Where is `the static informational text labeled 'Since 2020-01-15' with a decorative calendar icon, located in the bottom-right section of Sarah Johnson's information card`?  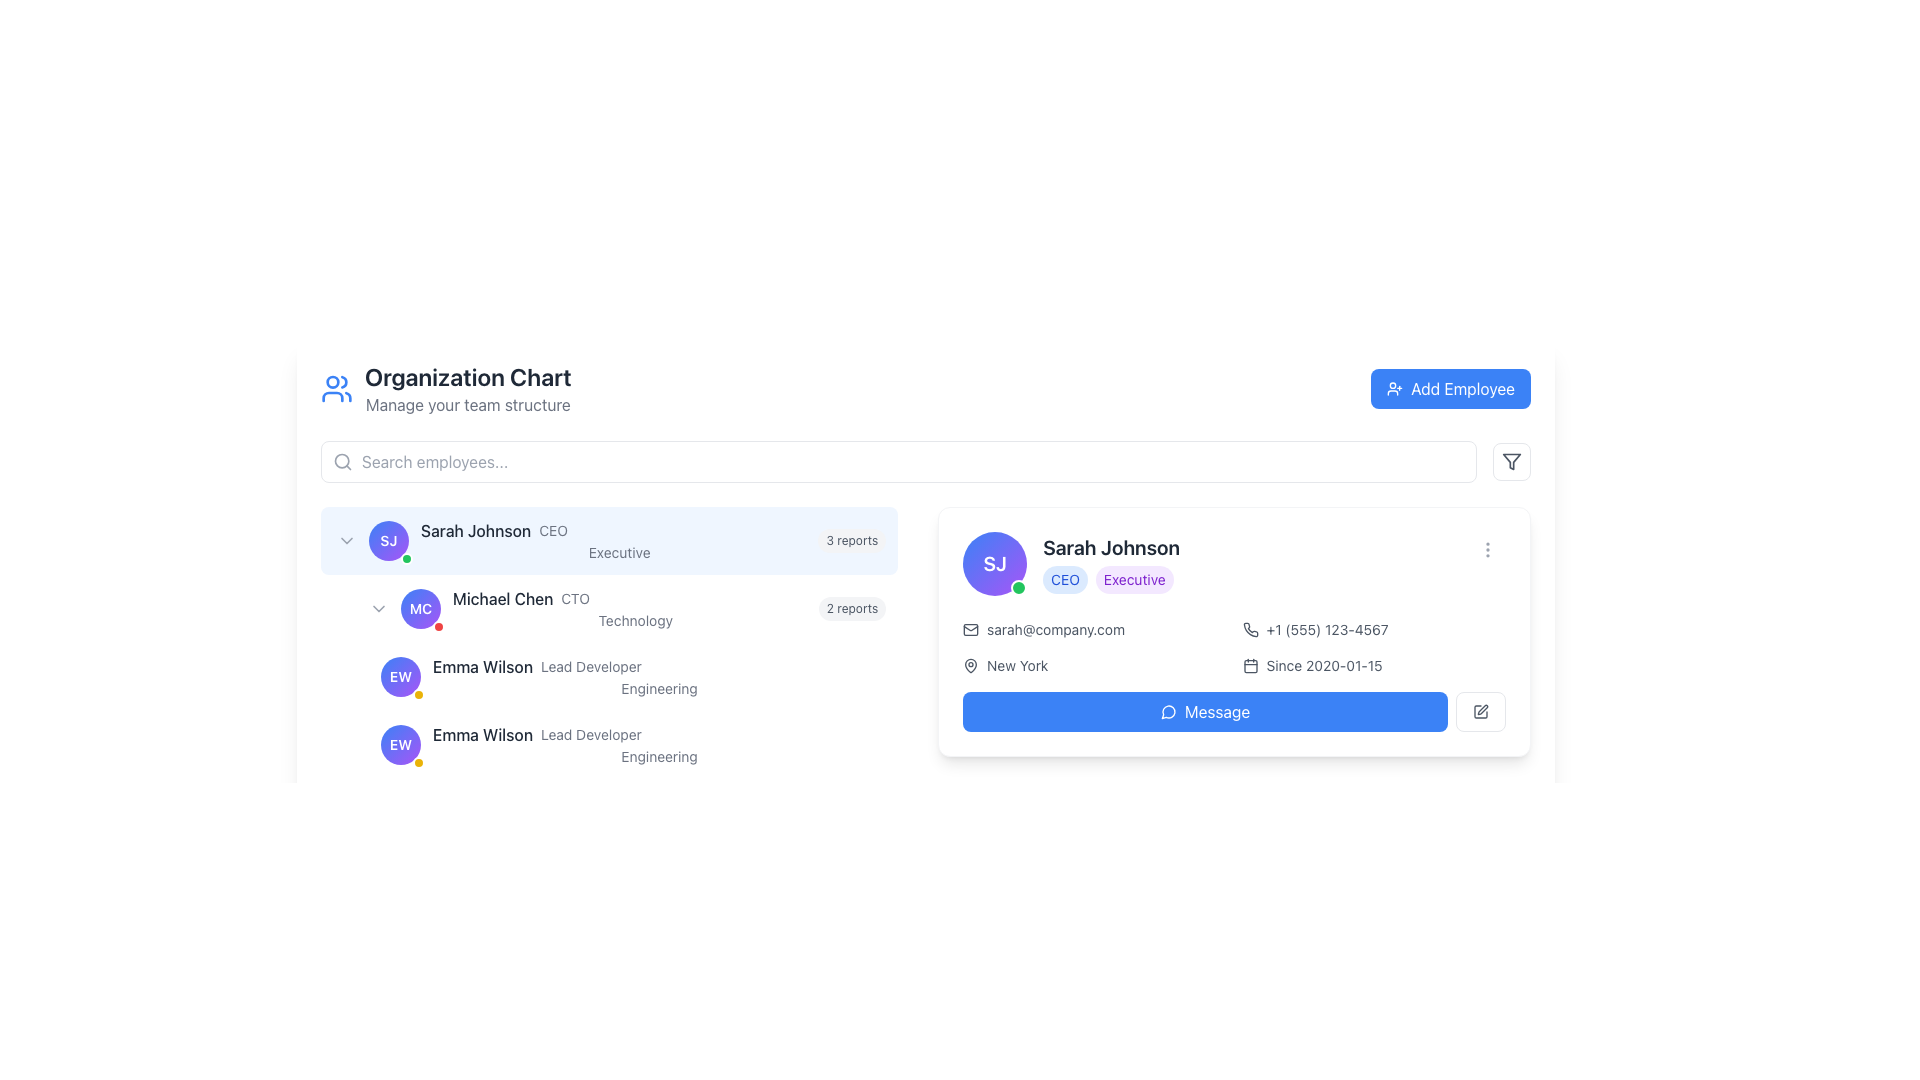
the static informational text labeled 'Since 2020-01-15' with a decorative calendar icon, located in the bottom-right section of Sarah Johnson's information card is located at coordinates (1373, 666).